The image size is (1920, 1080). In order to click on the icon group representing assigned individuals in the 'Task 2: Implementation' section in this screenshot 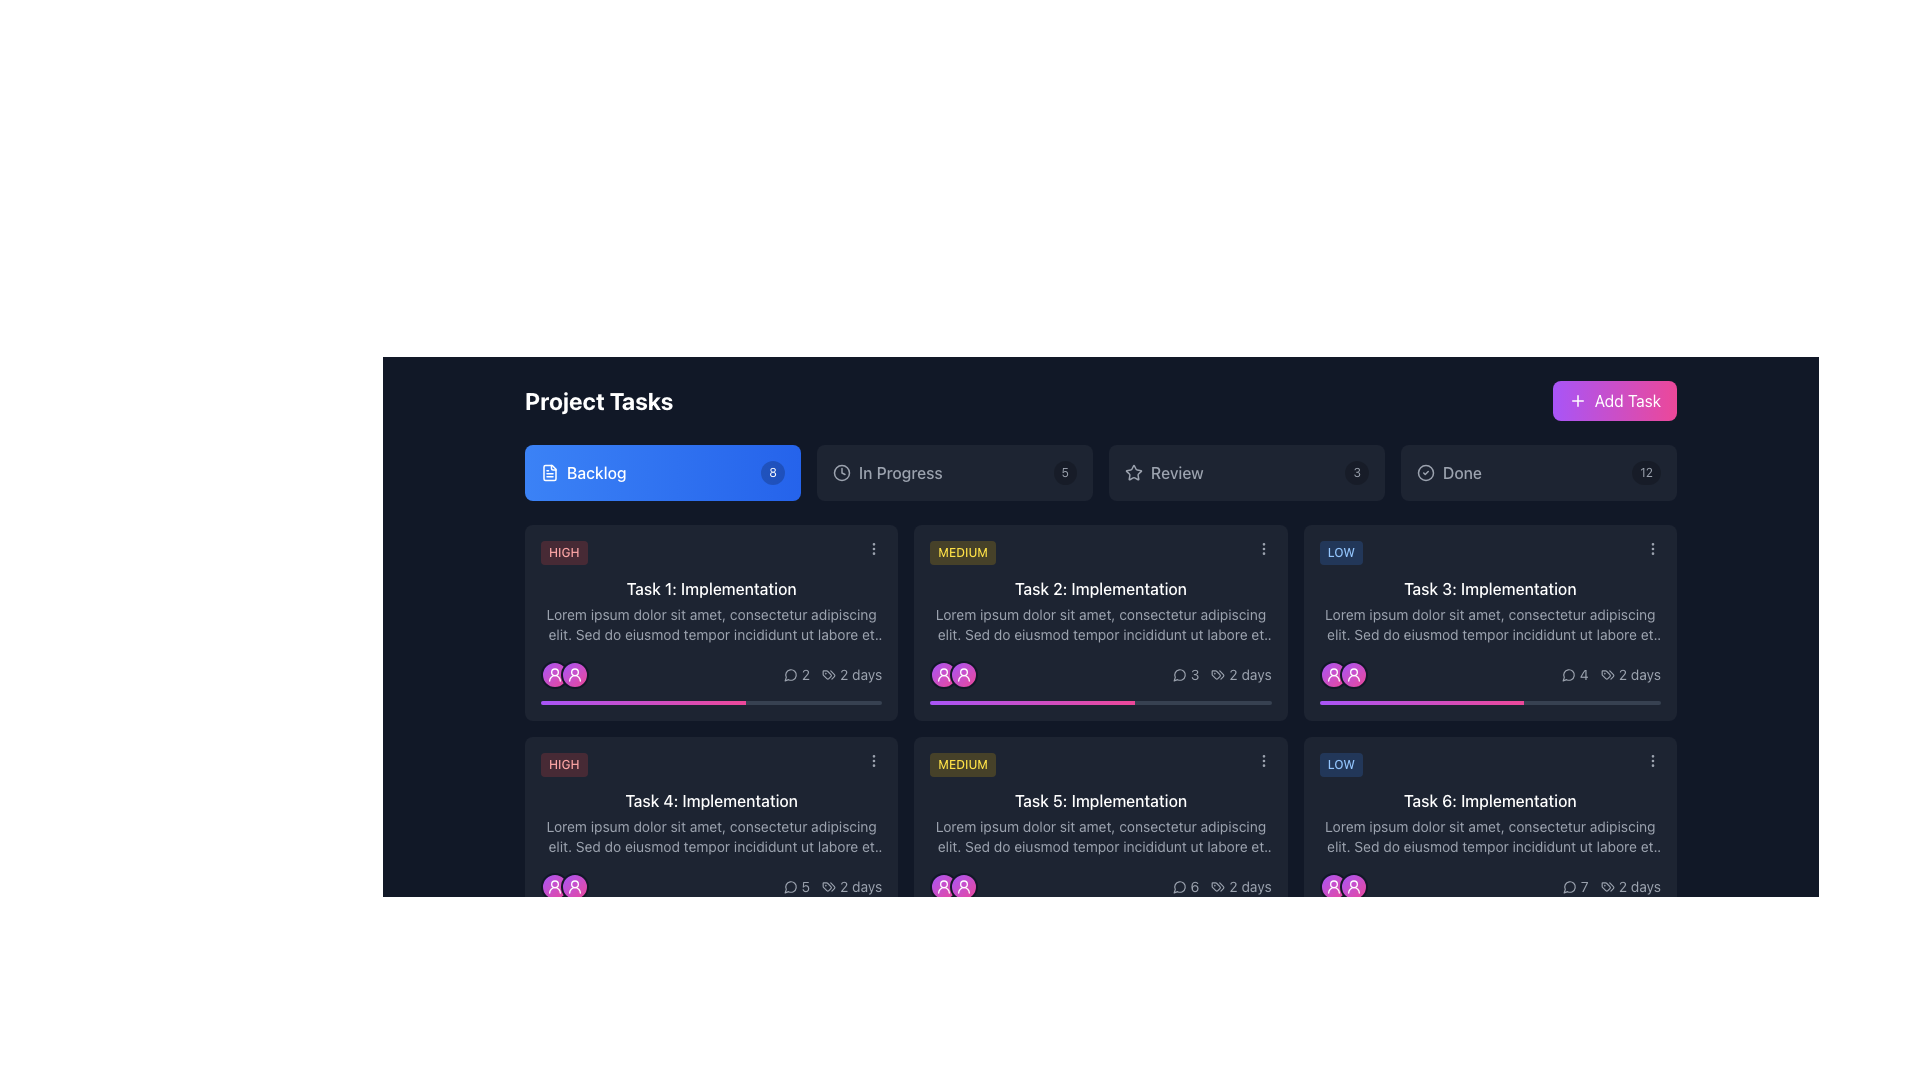, I will do `click(953, 675)`.